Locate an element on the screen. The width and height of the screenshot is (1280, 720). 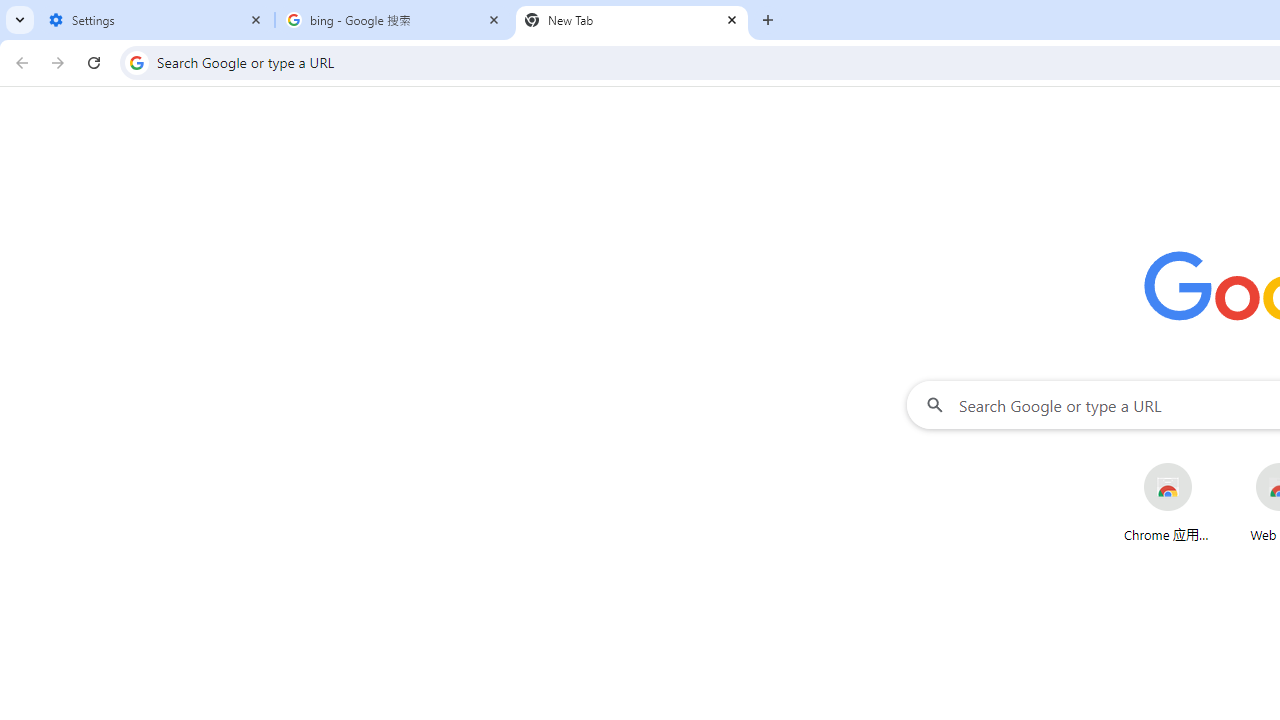
'New Tab' is located at coordinates (631, 20).